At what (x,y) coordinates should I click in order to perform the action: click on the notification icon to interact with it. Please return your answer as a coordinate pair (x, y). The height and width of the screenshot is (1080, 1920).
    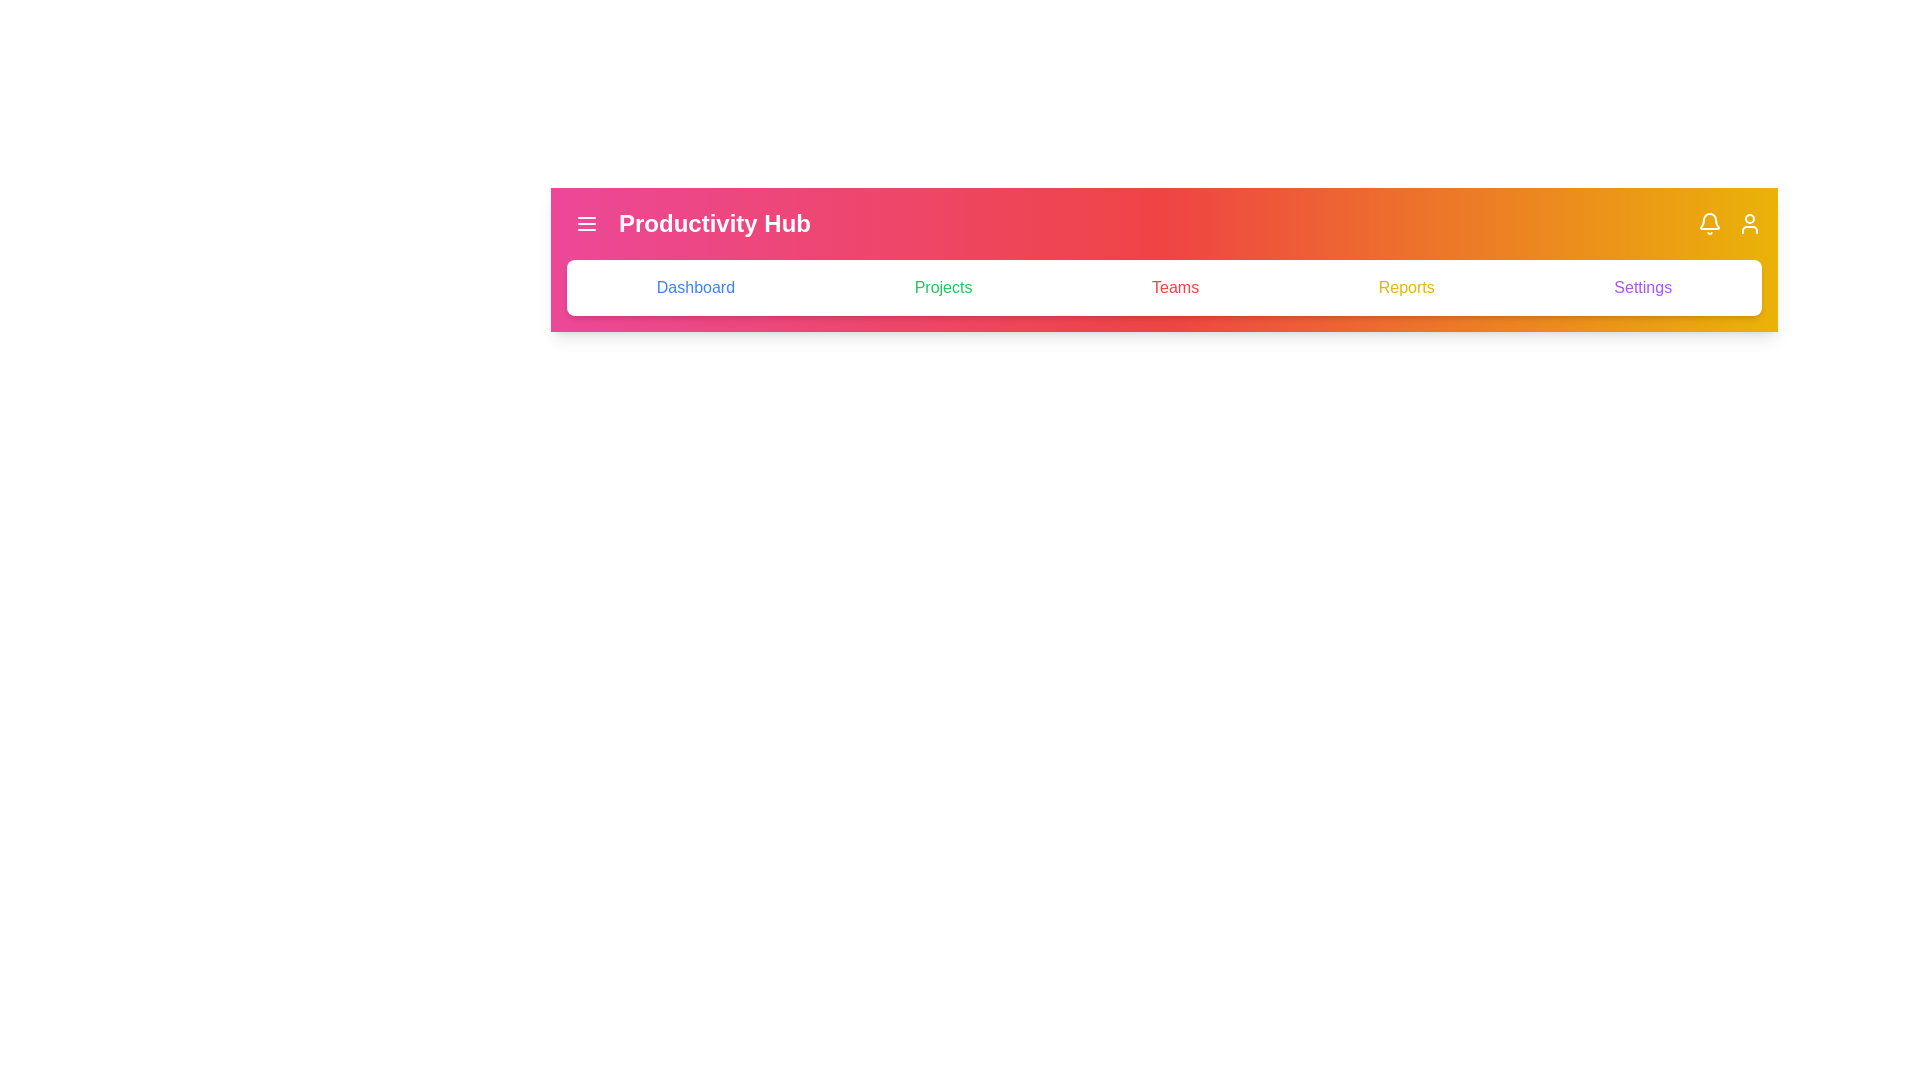
    Looking at the image, I should click on (1708, 223).